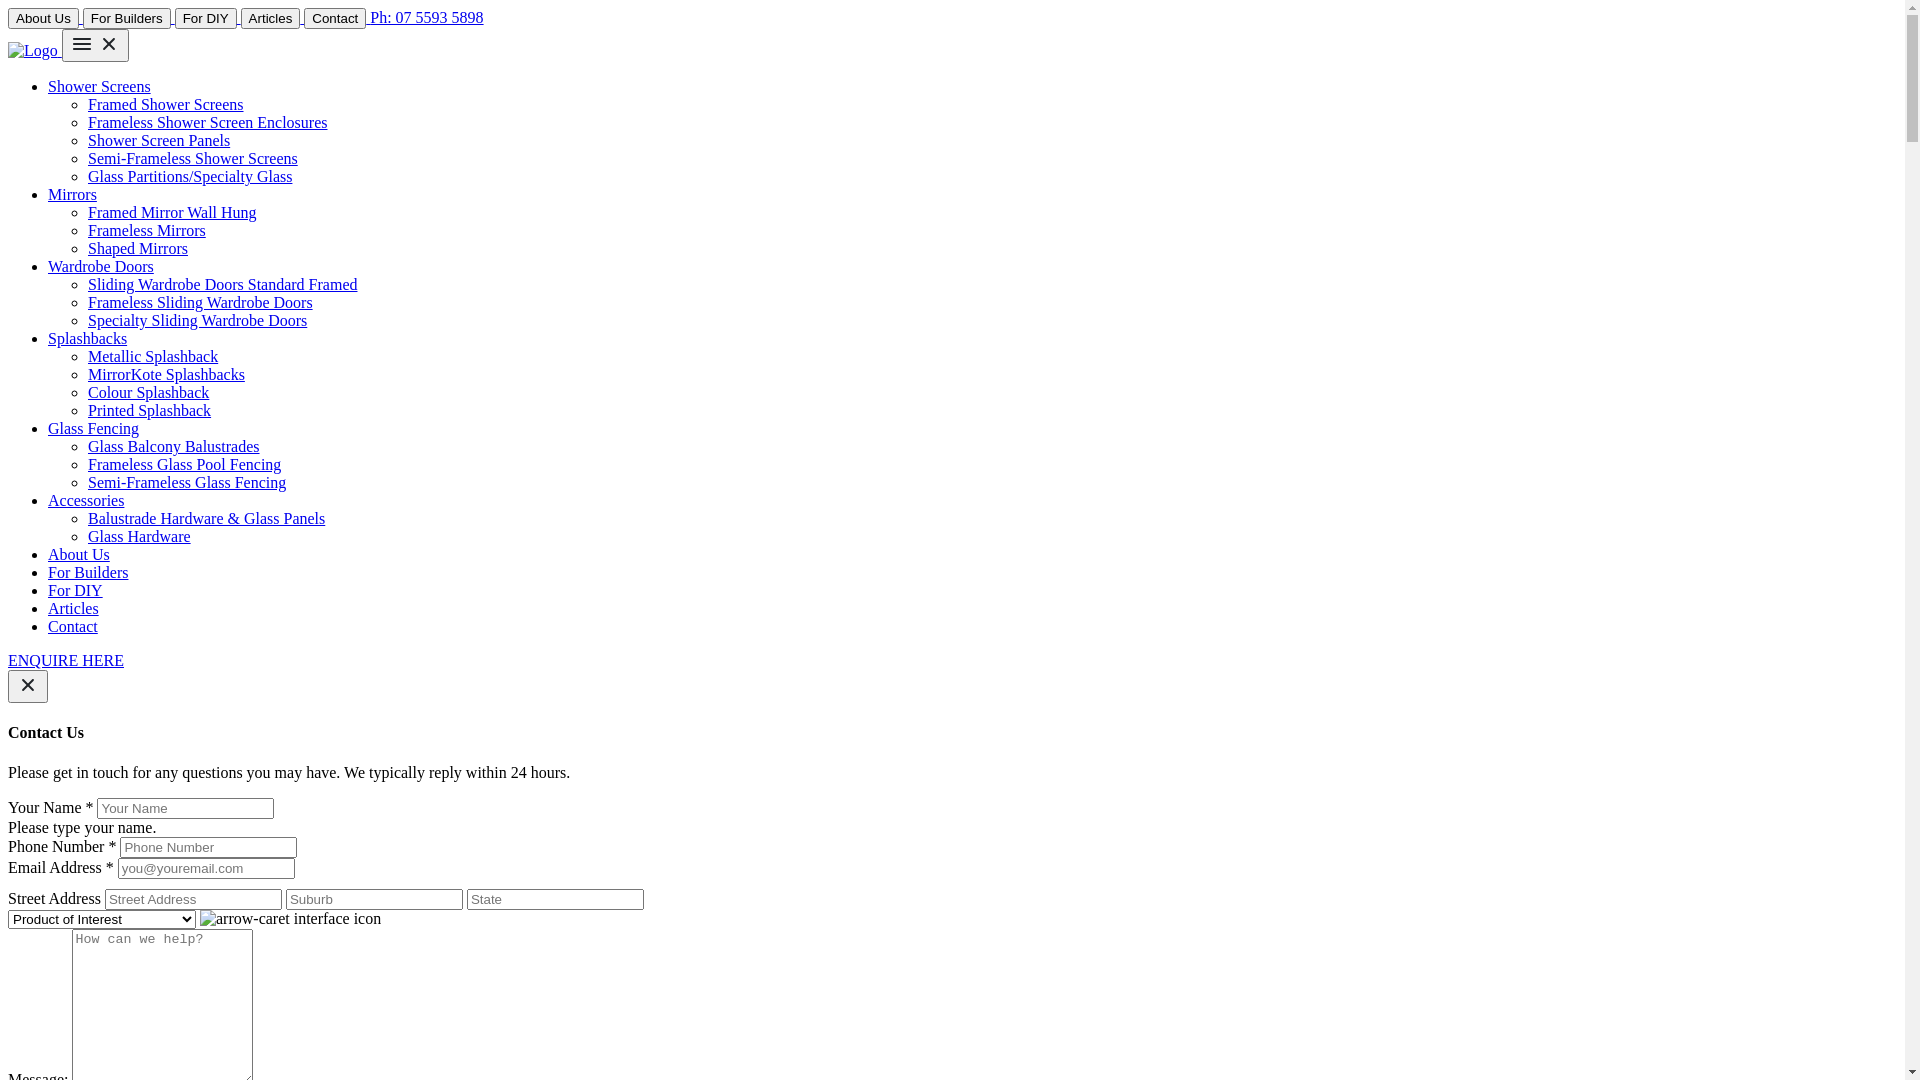 The width and height of the screenshot is (1920, 1080). Describe the element at coordinates (207, 122) in the screenshot. I see `'Frameless Shower Screen Enclosures'` at that location.